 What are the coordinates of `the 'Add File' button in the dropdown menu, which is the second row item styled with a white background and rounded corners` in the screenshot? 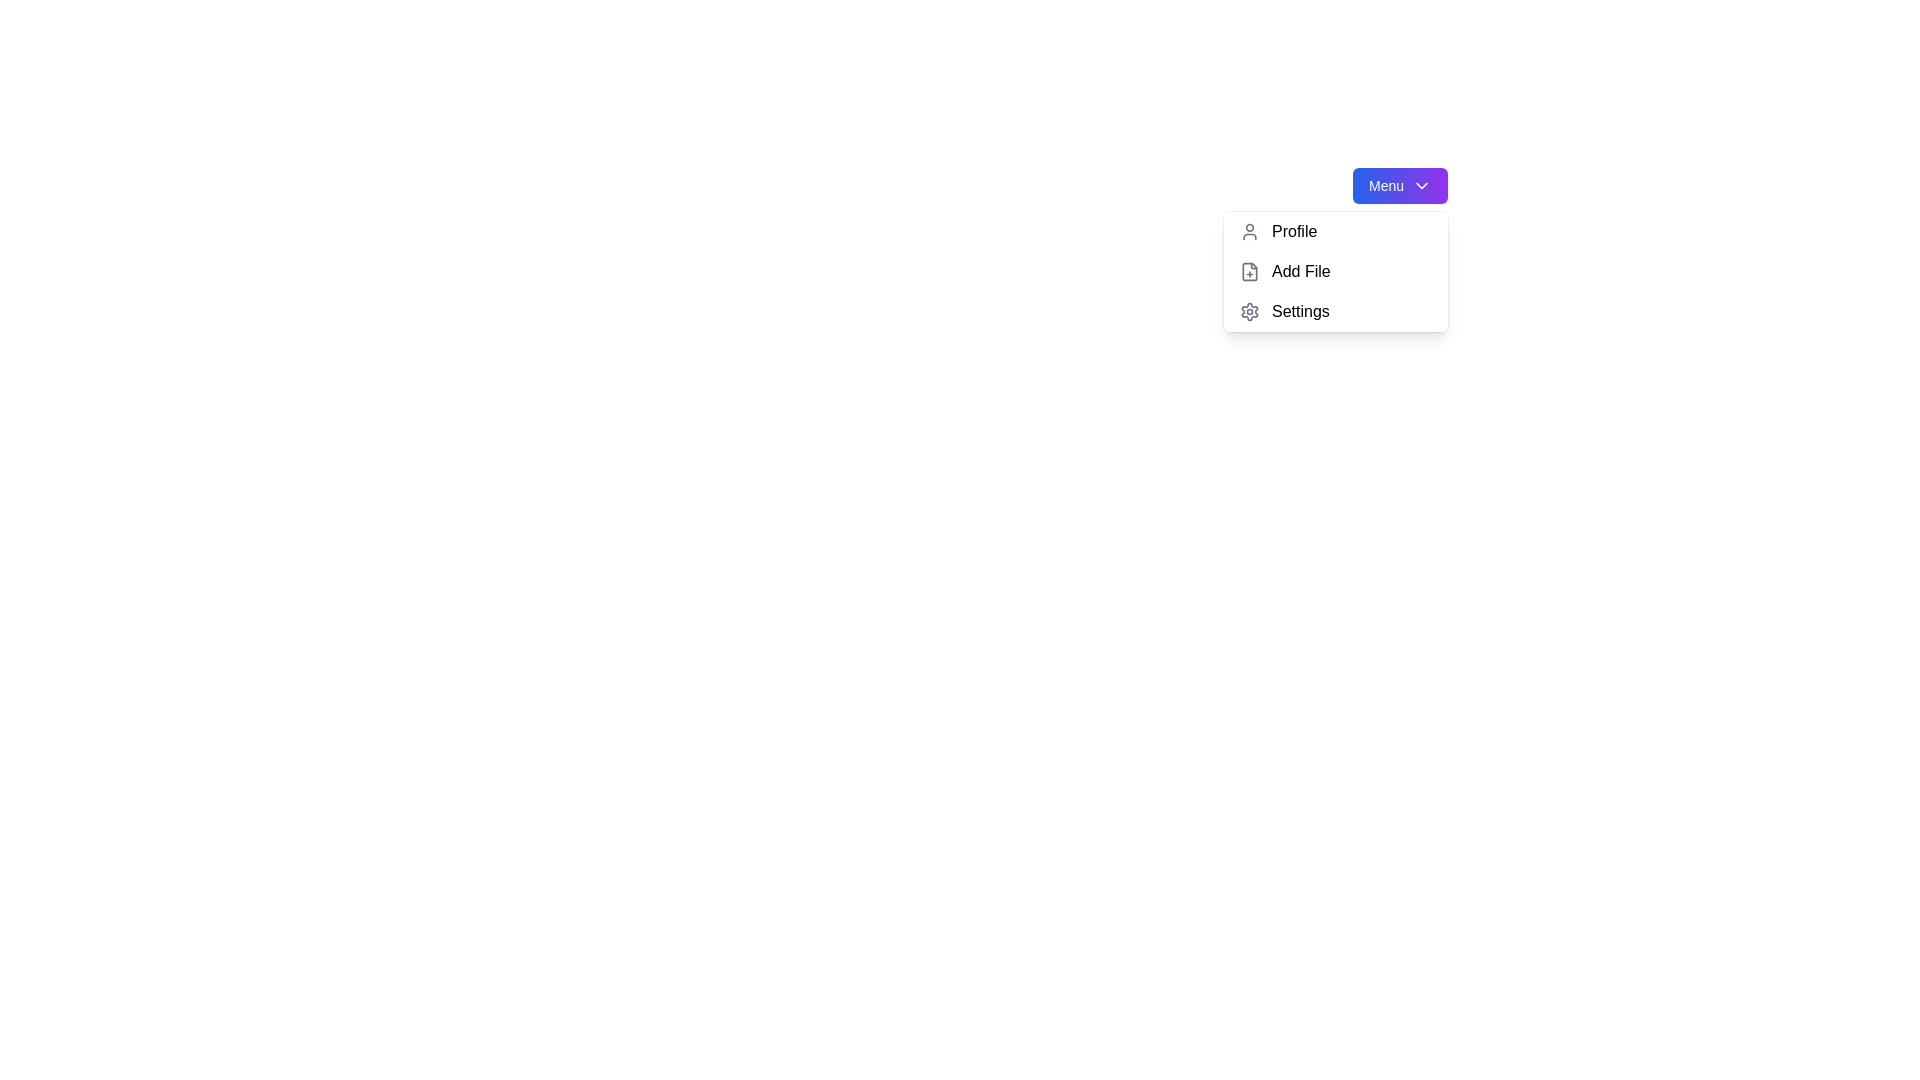 It's located at (1335, 272).